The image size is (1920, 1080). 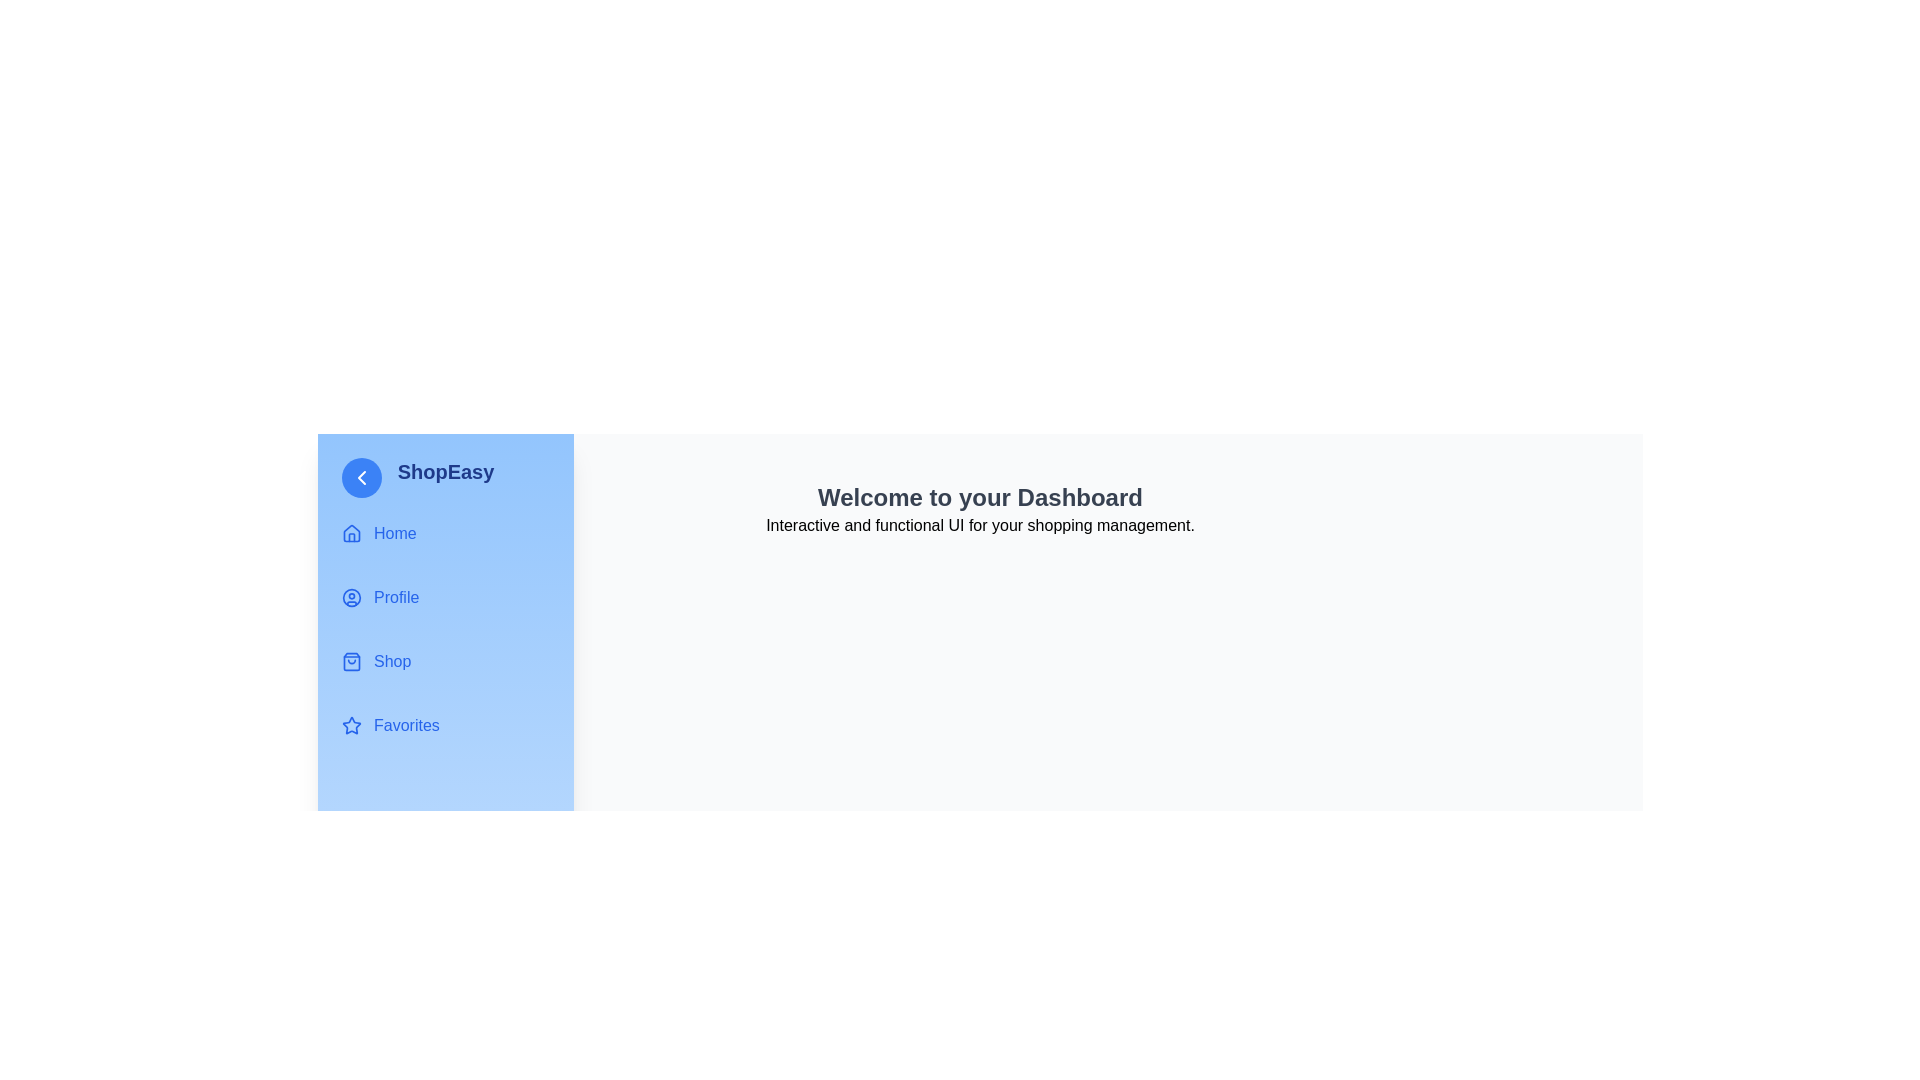 I want to click on the navigation control button located in the sidebar, positioned above the 'ShopEasy' logo, to visualize any hover effect, so click(x=361, y=478).